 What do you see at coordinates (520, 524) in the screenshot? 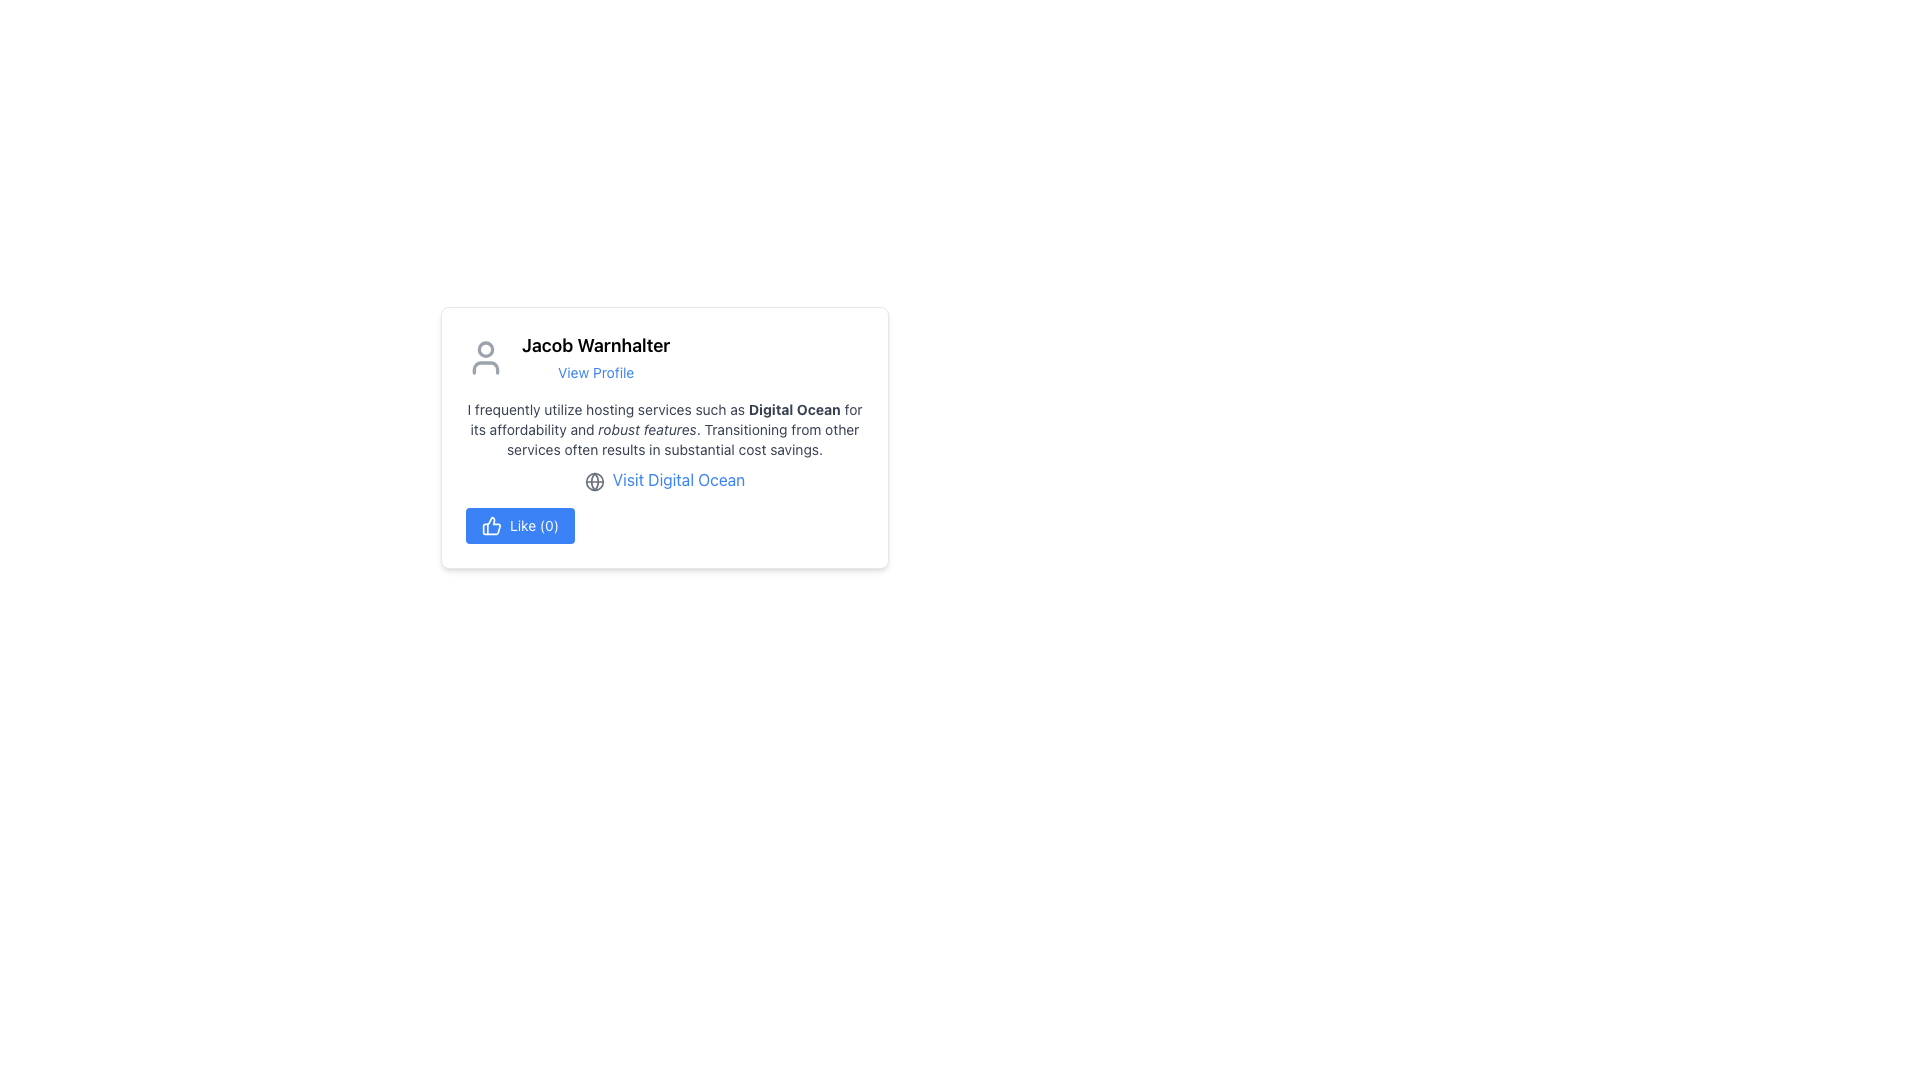
I see `the blue rectangular button with a thumbs-up icon and the text 'Like (0)' to like the content` at bounding box center [520, 524].